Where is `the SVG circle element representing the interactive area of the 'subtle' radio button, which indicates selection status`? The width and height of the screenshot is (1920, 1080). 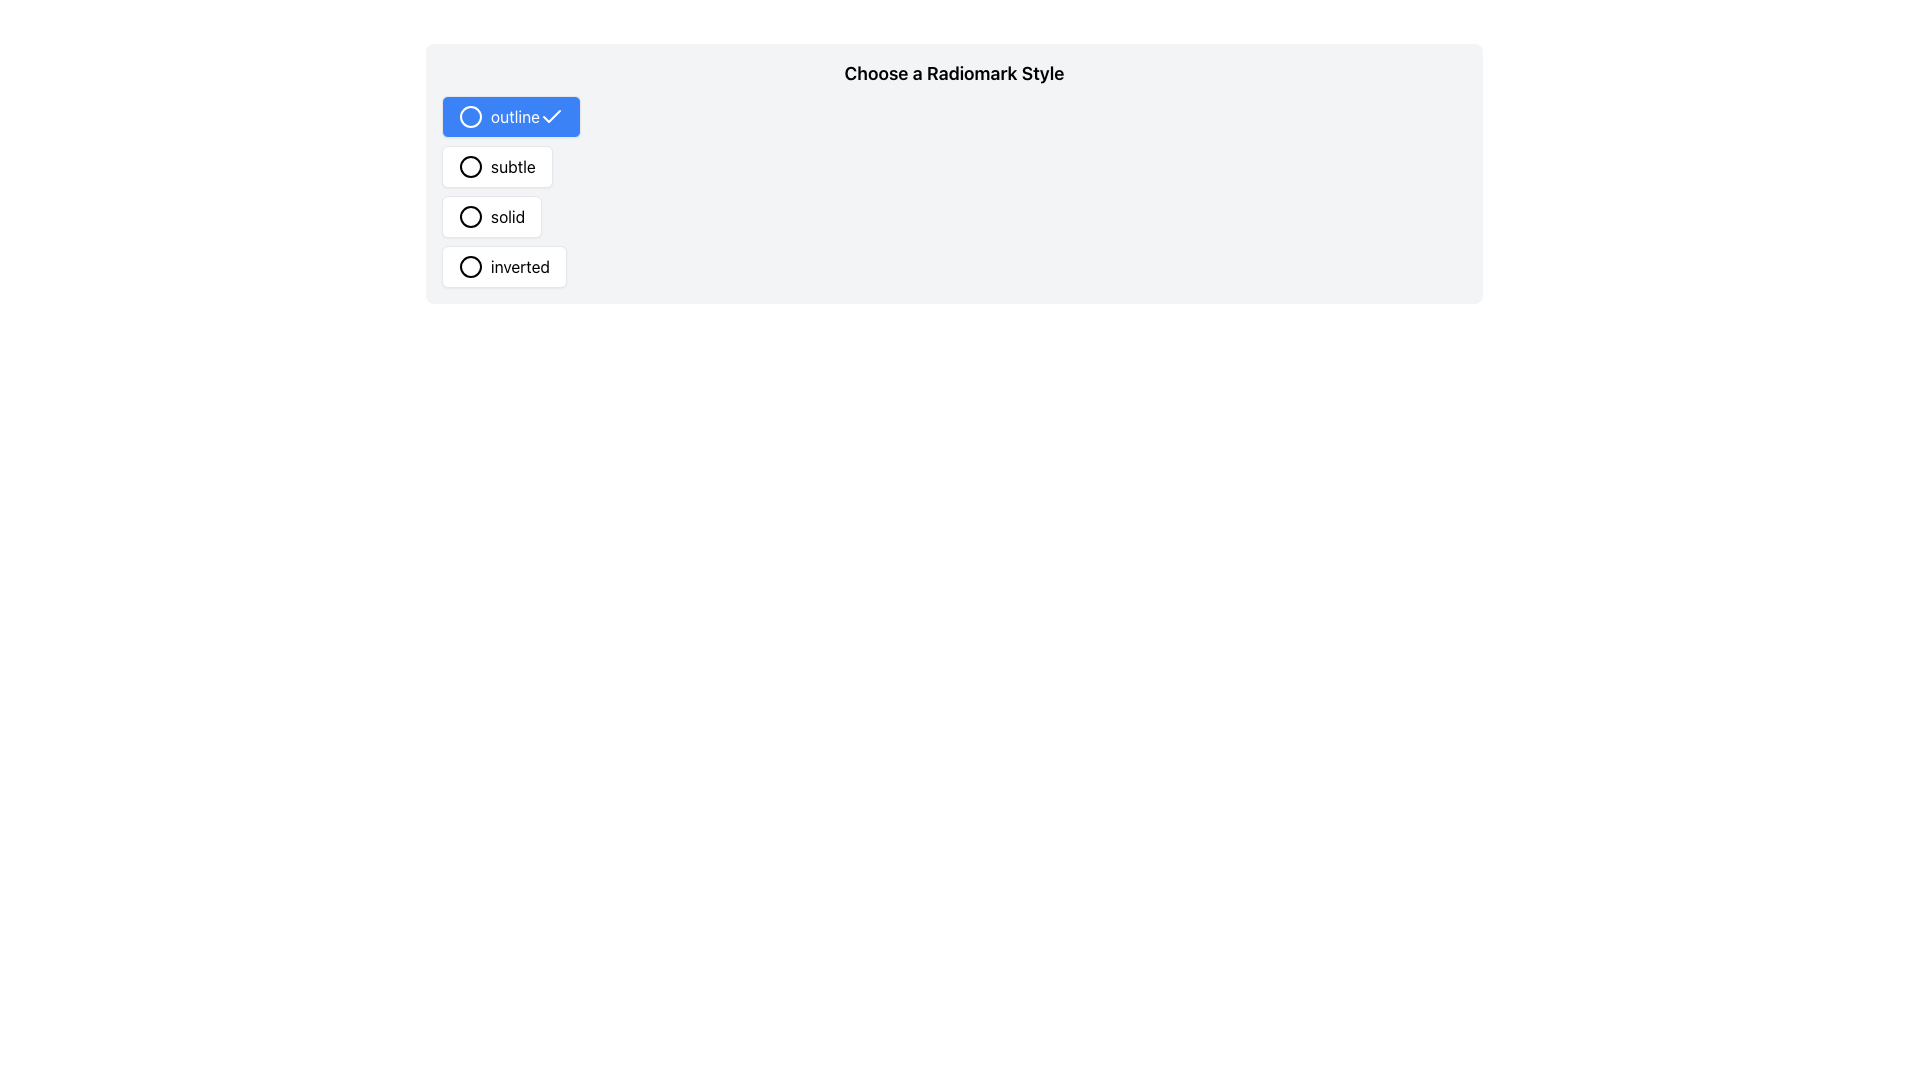 the SVG circle element representing the interactive area of the 'subtle' radio button, which indicates selection status is located at coordinates (469, 165).